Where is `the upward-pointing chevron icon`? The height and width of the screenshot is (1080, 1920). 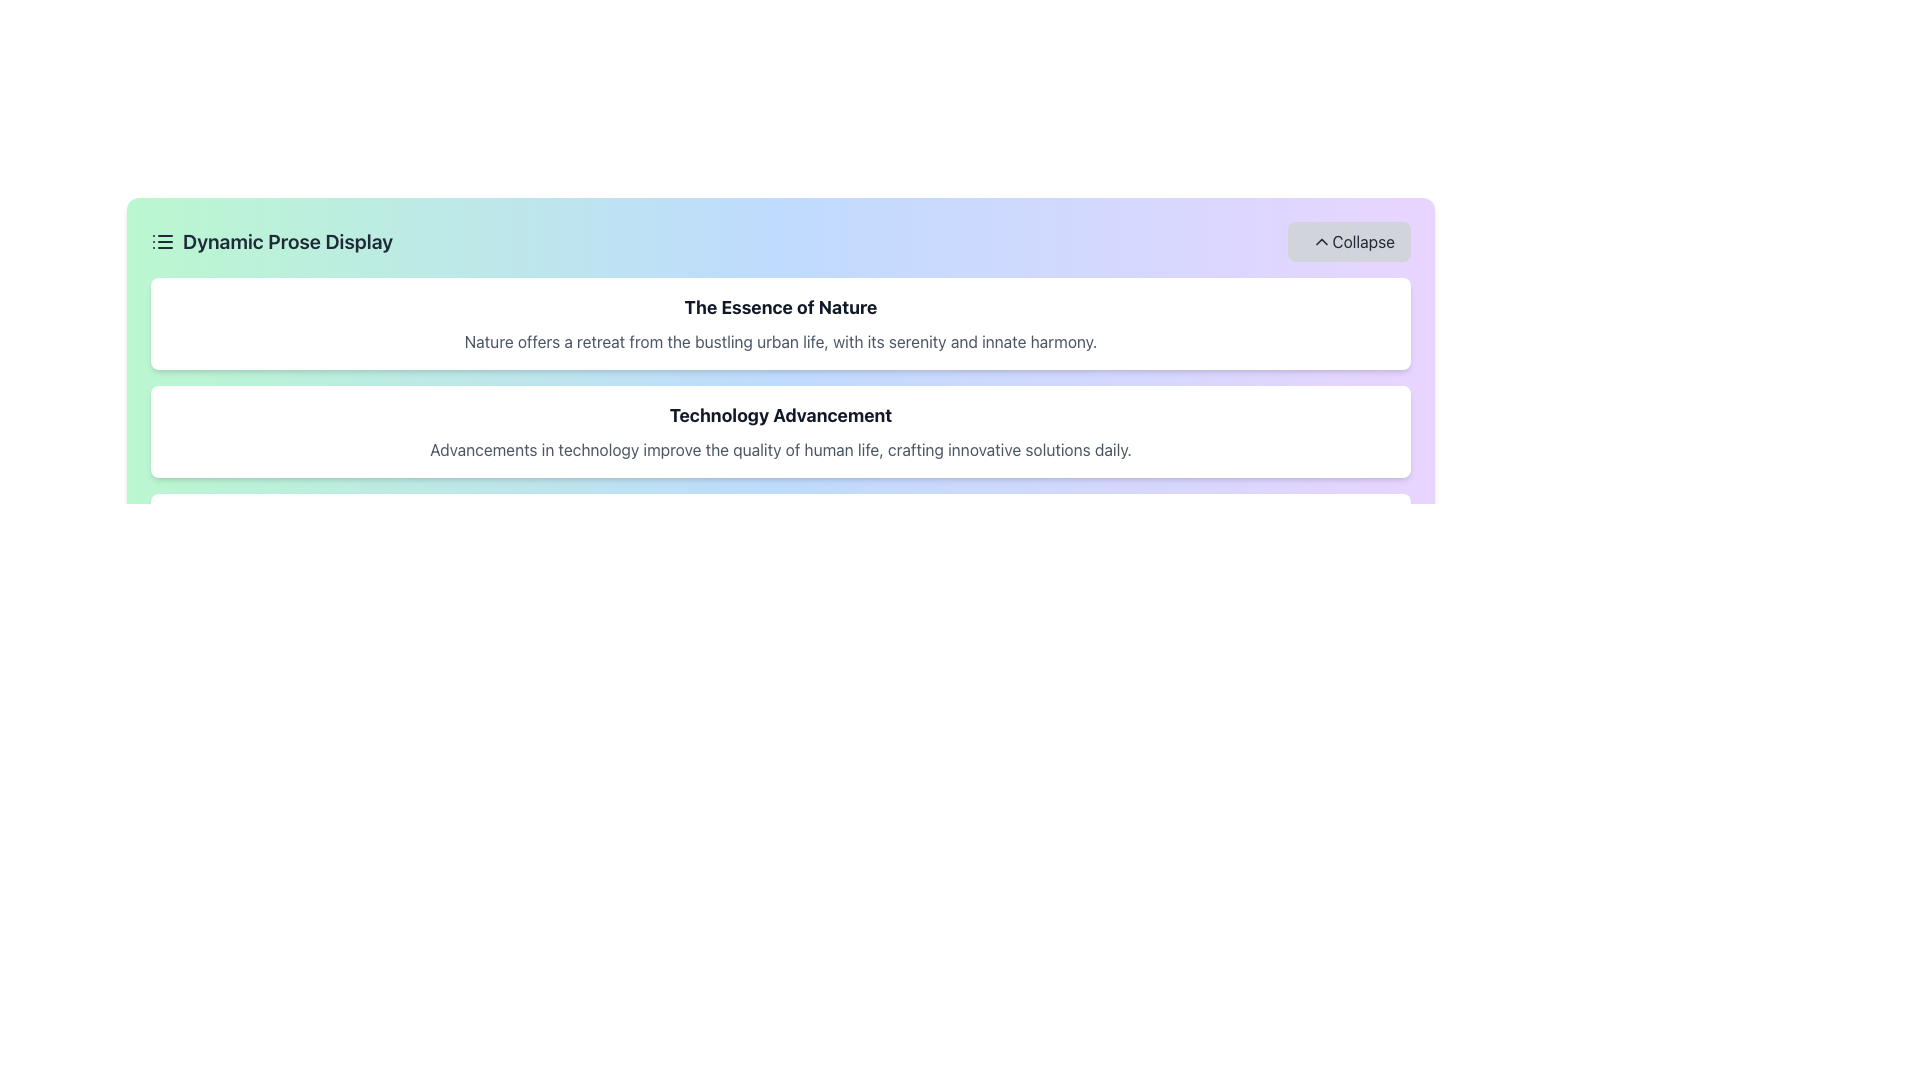 the upward-pointing chevron icon is located at coordinates (1322, 241).